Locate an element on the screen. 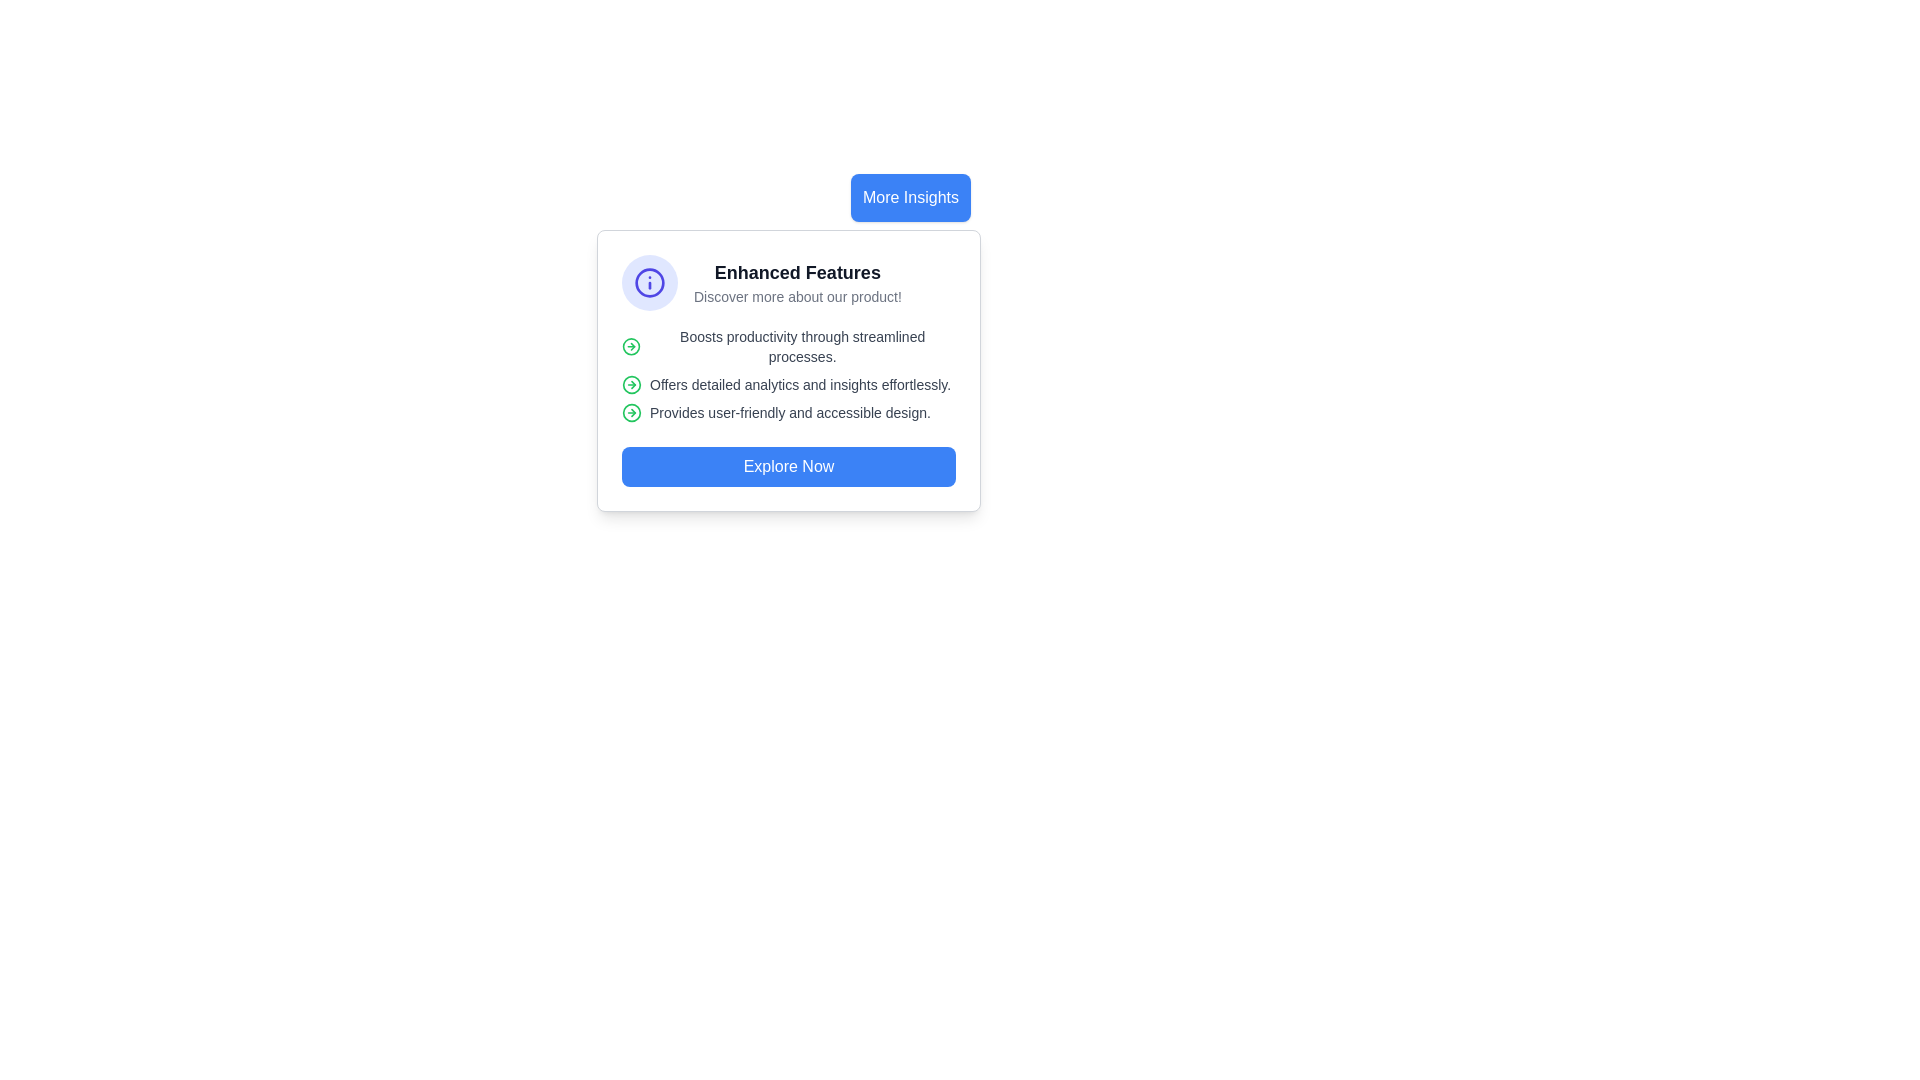 The width and height of the screenshot is (1920, 1080). heading 'Enhanced Features' which is styled prominently in bold and larger font, located at the top of the text area within a card-like structure is located at coordinates (796, 273).